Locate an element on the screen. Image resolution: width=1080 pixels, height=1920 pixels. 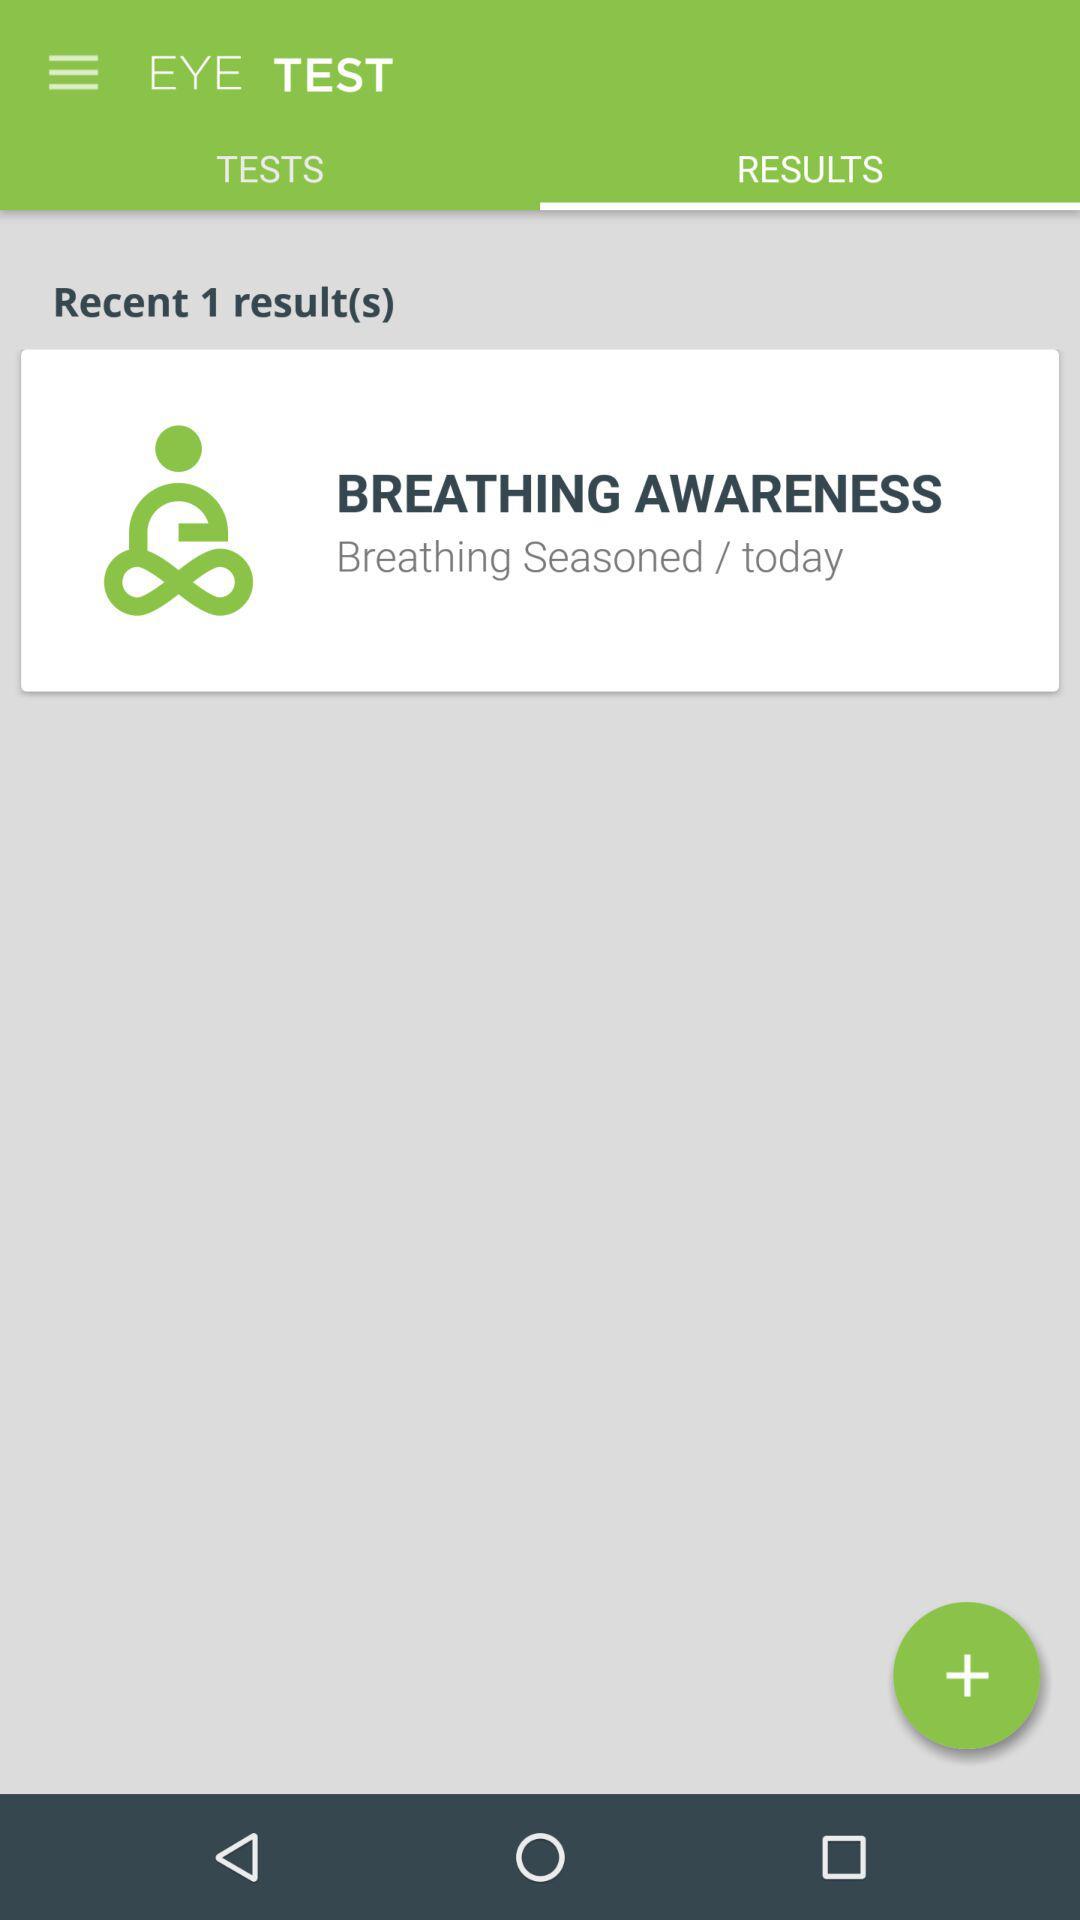
the item to the right of tests item is located at coordinates (810, 156).